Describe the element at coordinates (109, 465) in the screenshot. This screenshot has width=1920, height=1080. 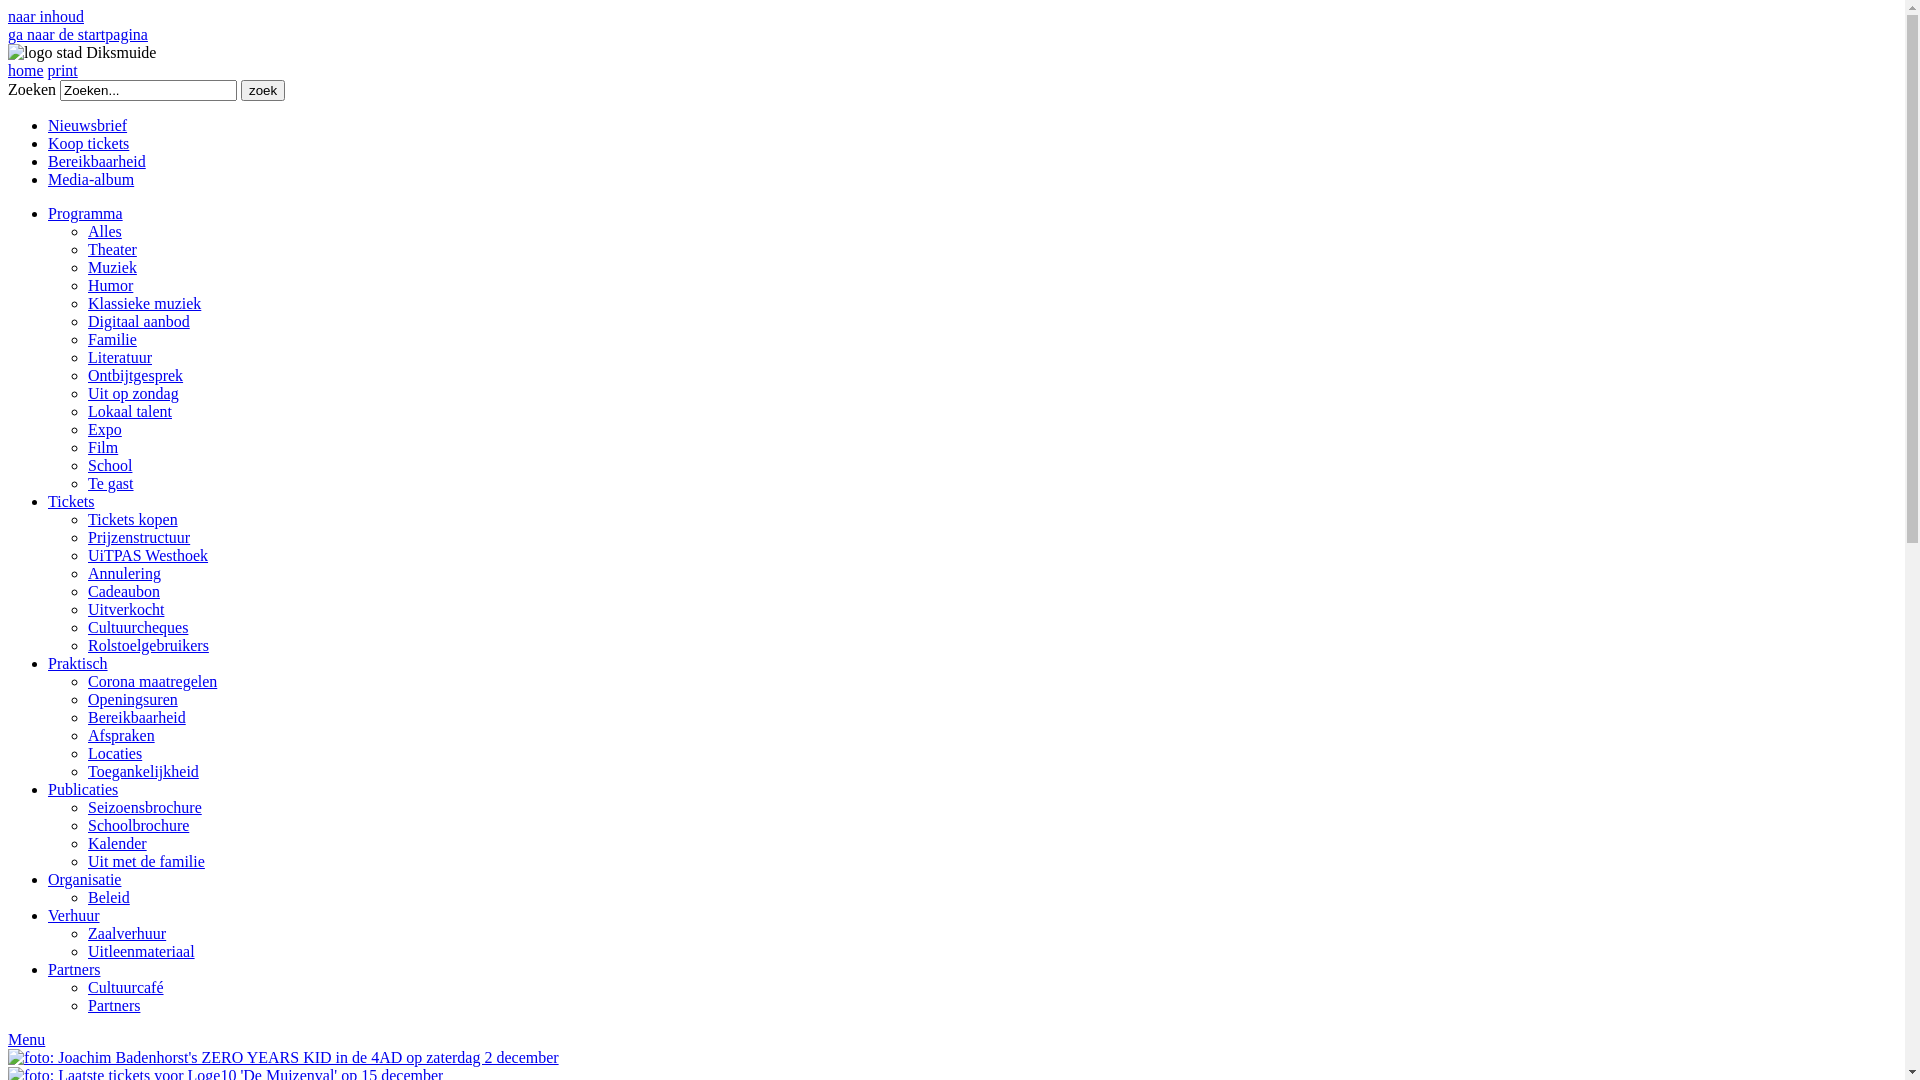
I see `'School'` at that location.